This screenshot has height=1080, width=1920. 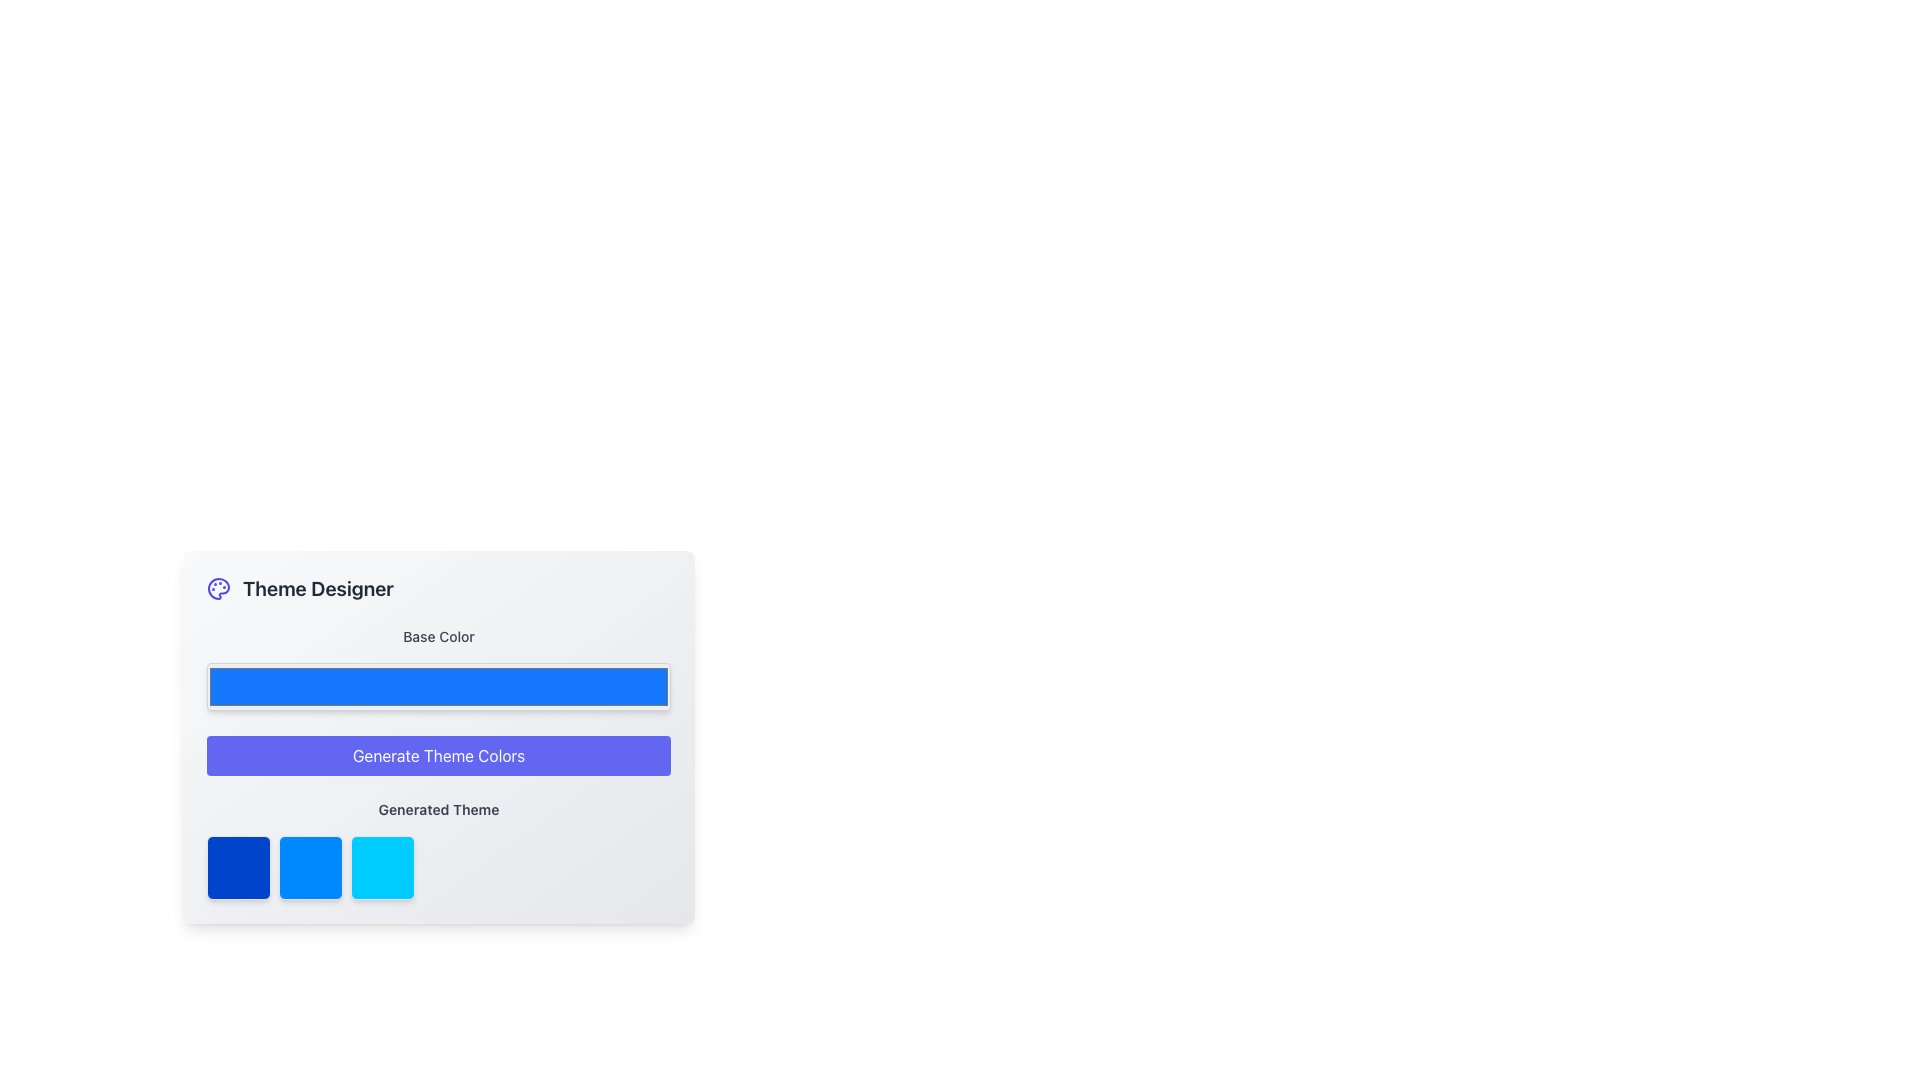 I want to click on the static text label that indicates the theme customization functionality, positioned to the right of the accompanying icon and above the 'Base Color' bar, so click(x=317, y=588).